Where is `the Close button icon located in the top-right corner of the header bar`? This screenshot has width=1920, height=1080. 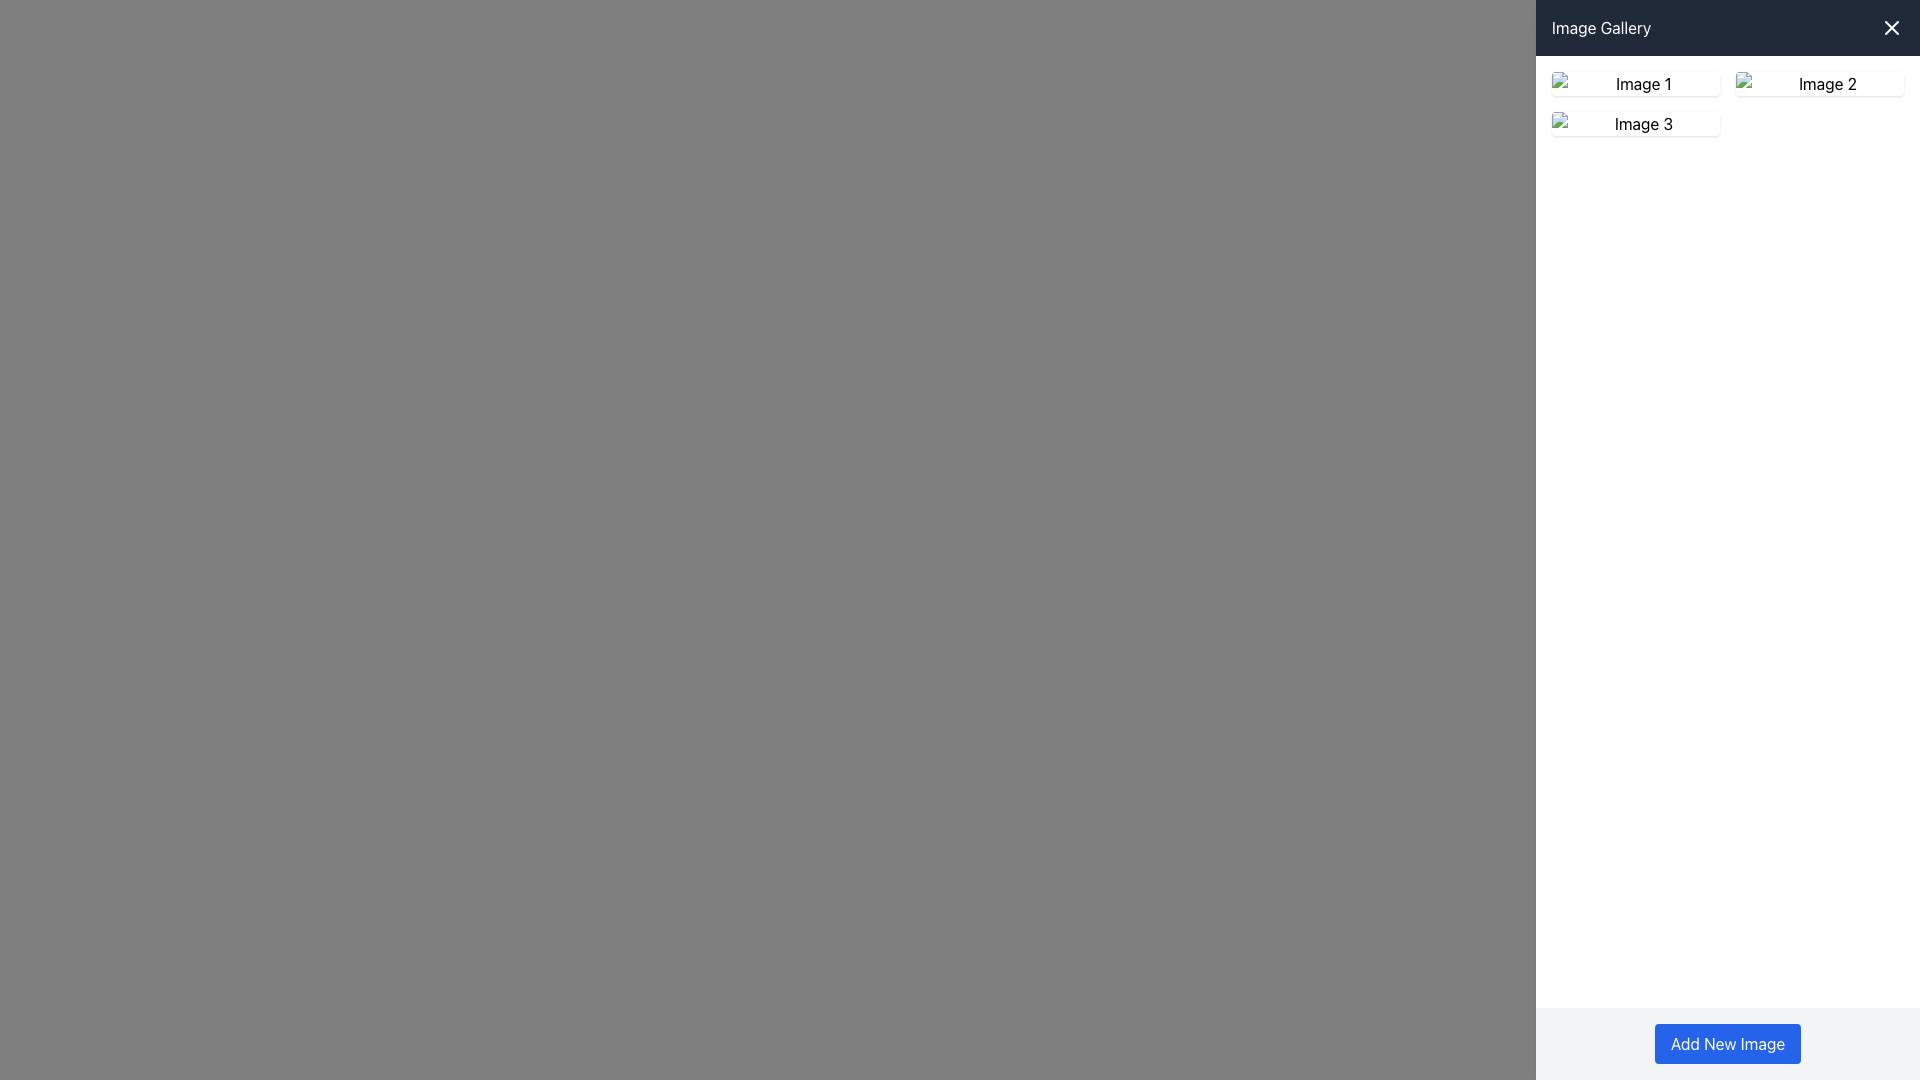
the Close button icon located in the top-right corner of the header bar is located at coordinates (1890, 27).